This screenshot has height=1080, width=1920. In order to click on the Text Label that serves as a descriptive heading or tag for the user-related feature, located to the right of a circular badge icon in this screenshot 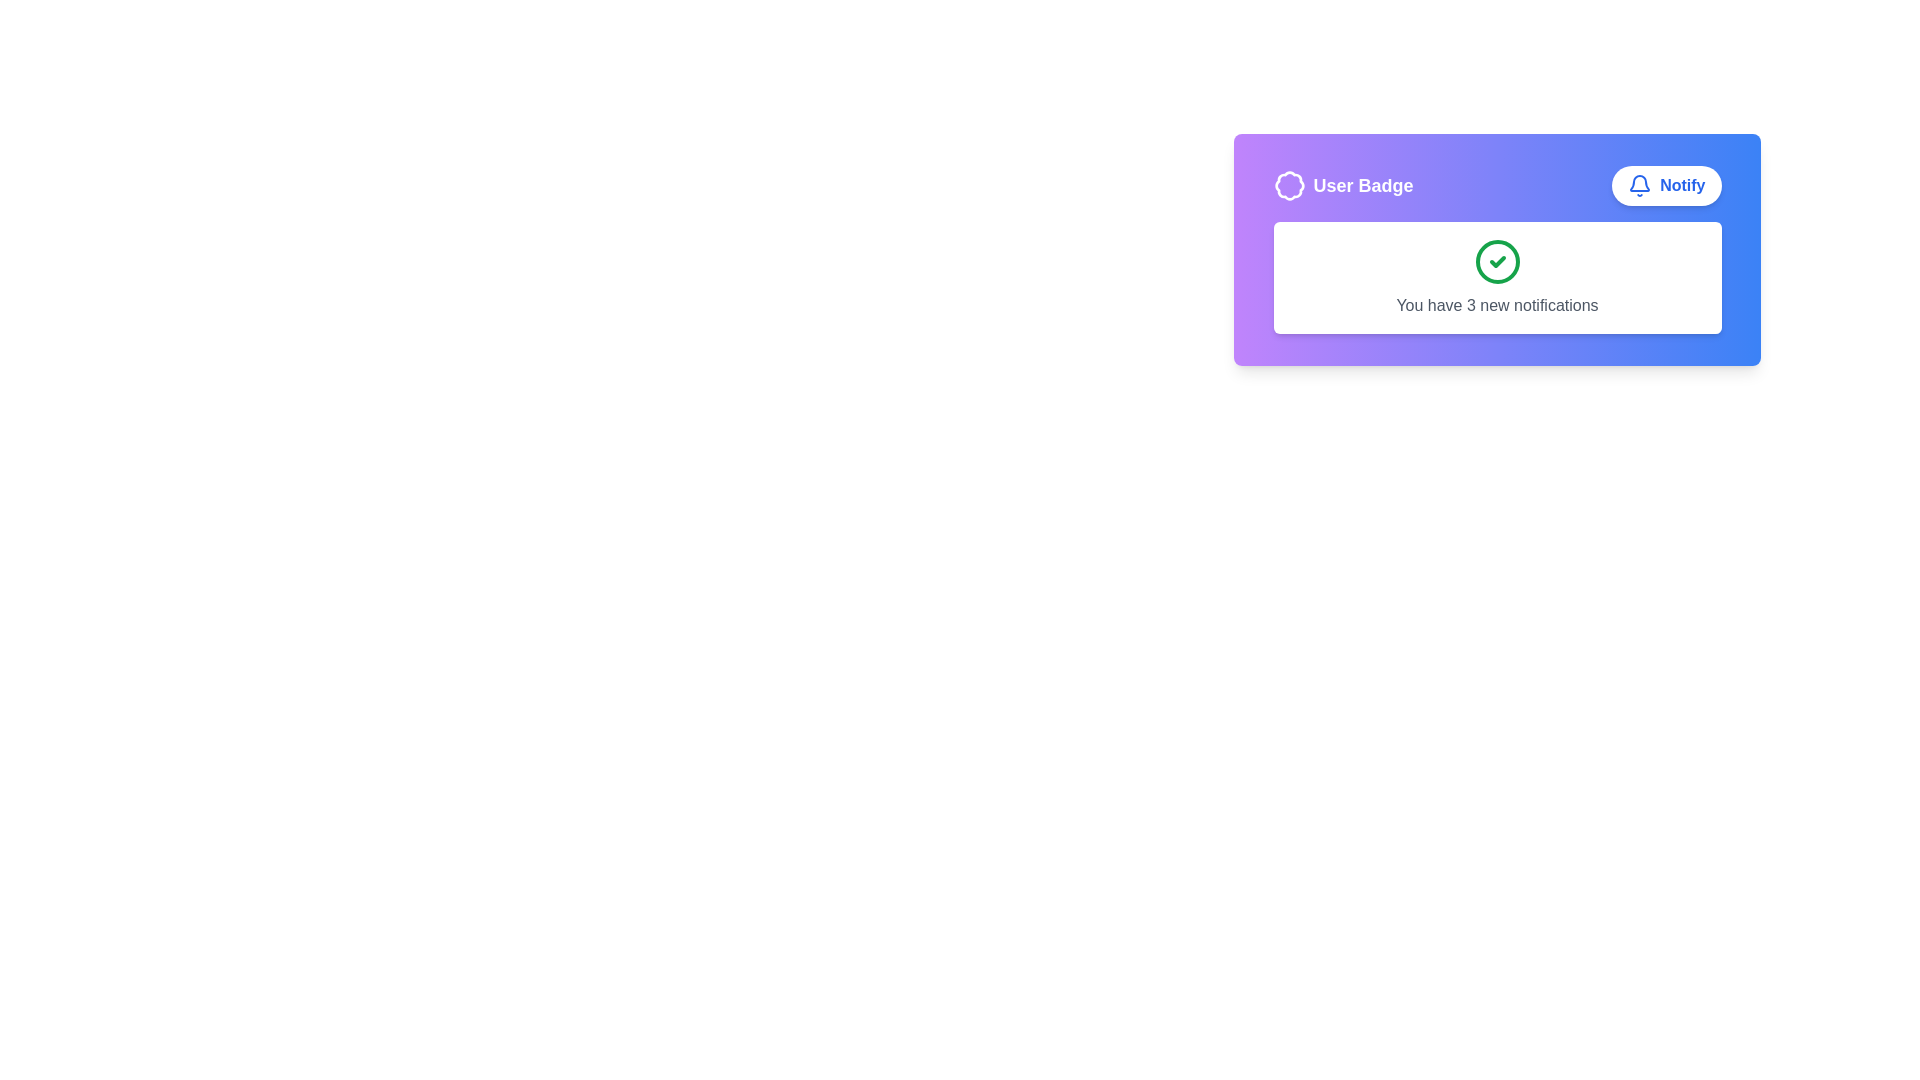, I will do `click(1362, 185)`.